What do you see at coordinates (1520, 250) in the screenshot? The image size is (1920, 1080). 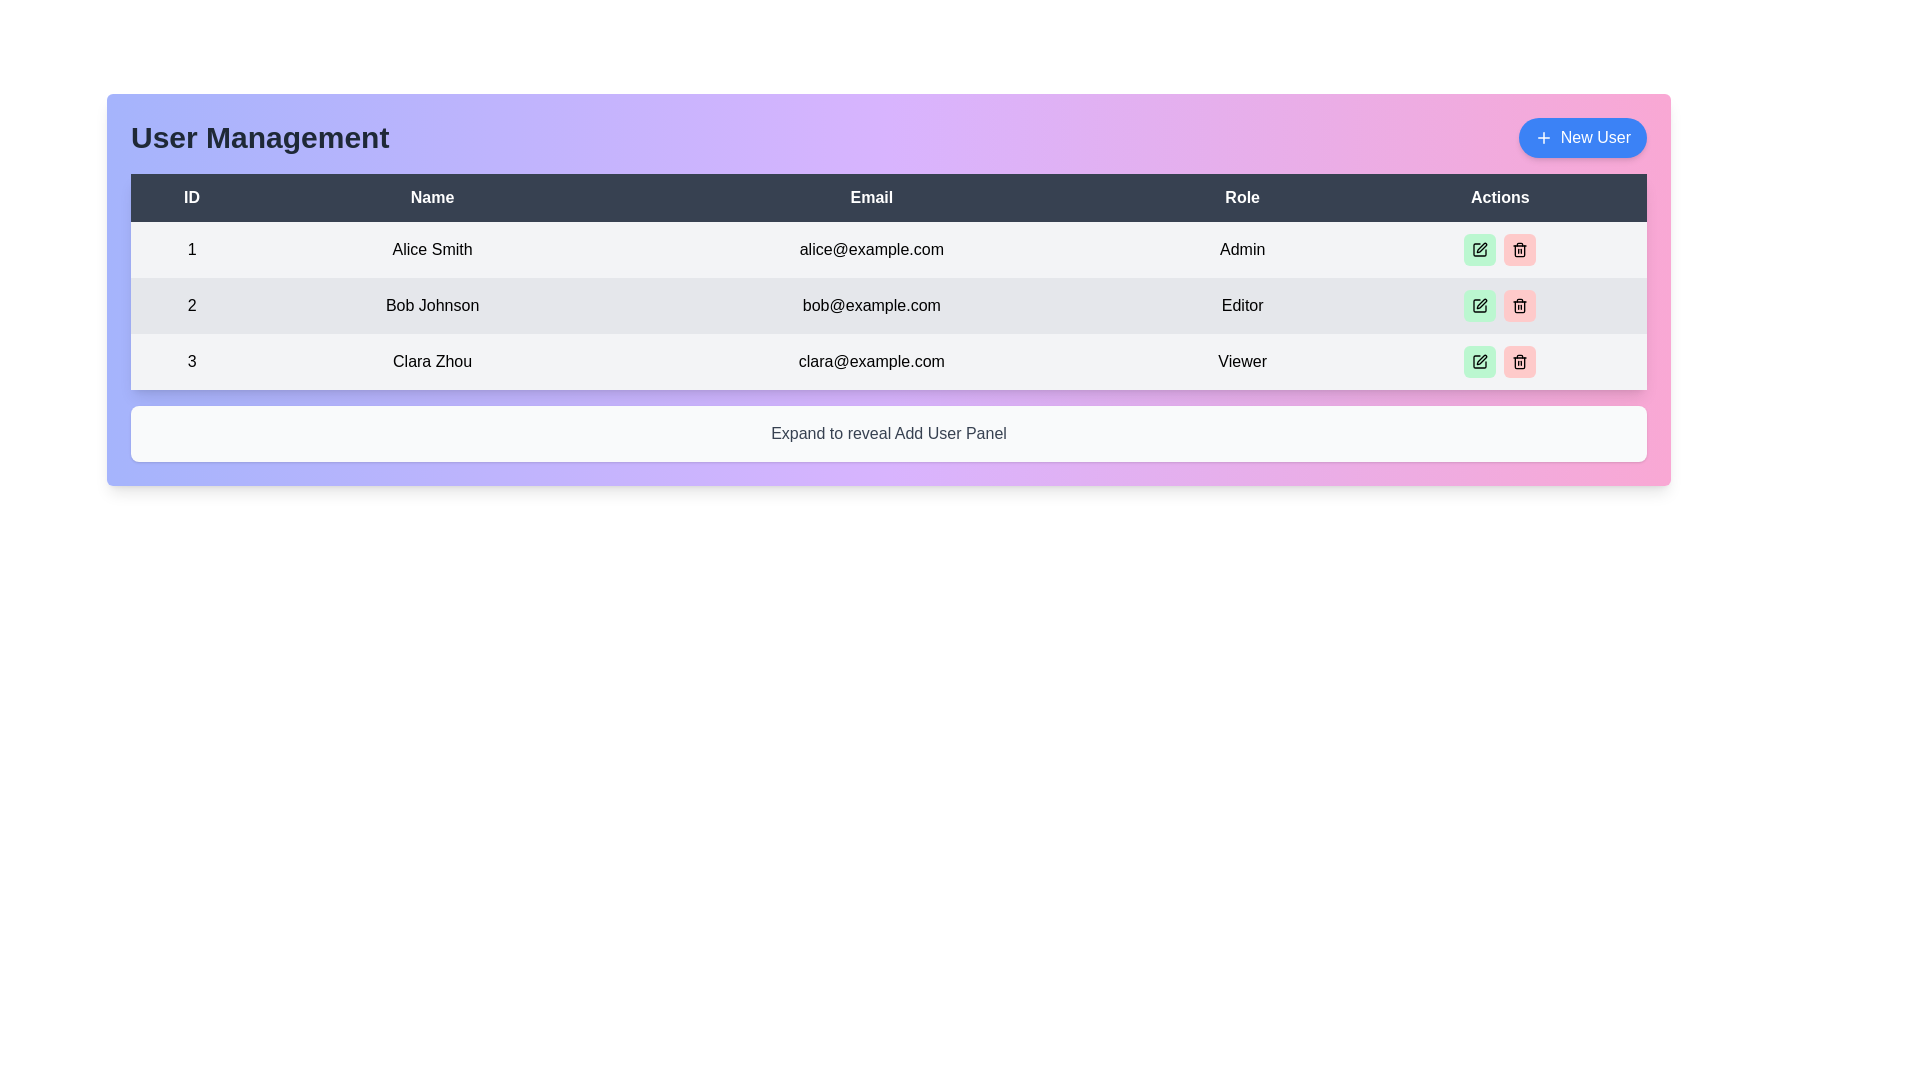 I see `the vertical bar that forms part of the trashcan icon, positioned centrally between the top bar and the base of the trashcan` at bounding box center [1520, 250].